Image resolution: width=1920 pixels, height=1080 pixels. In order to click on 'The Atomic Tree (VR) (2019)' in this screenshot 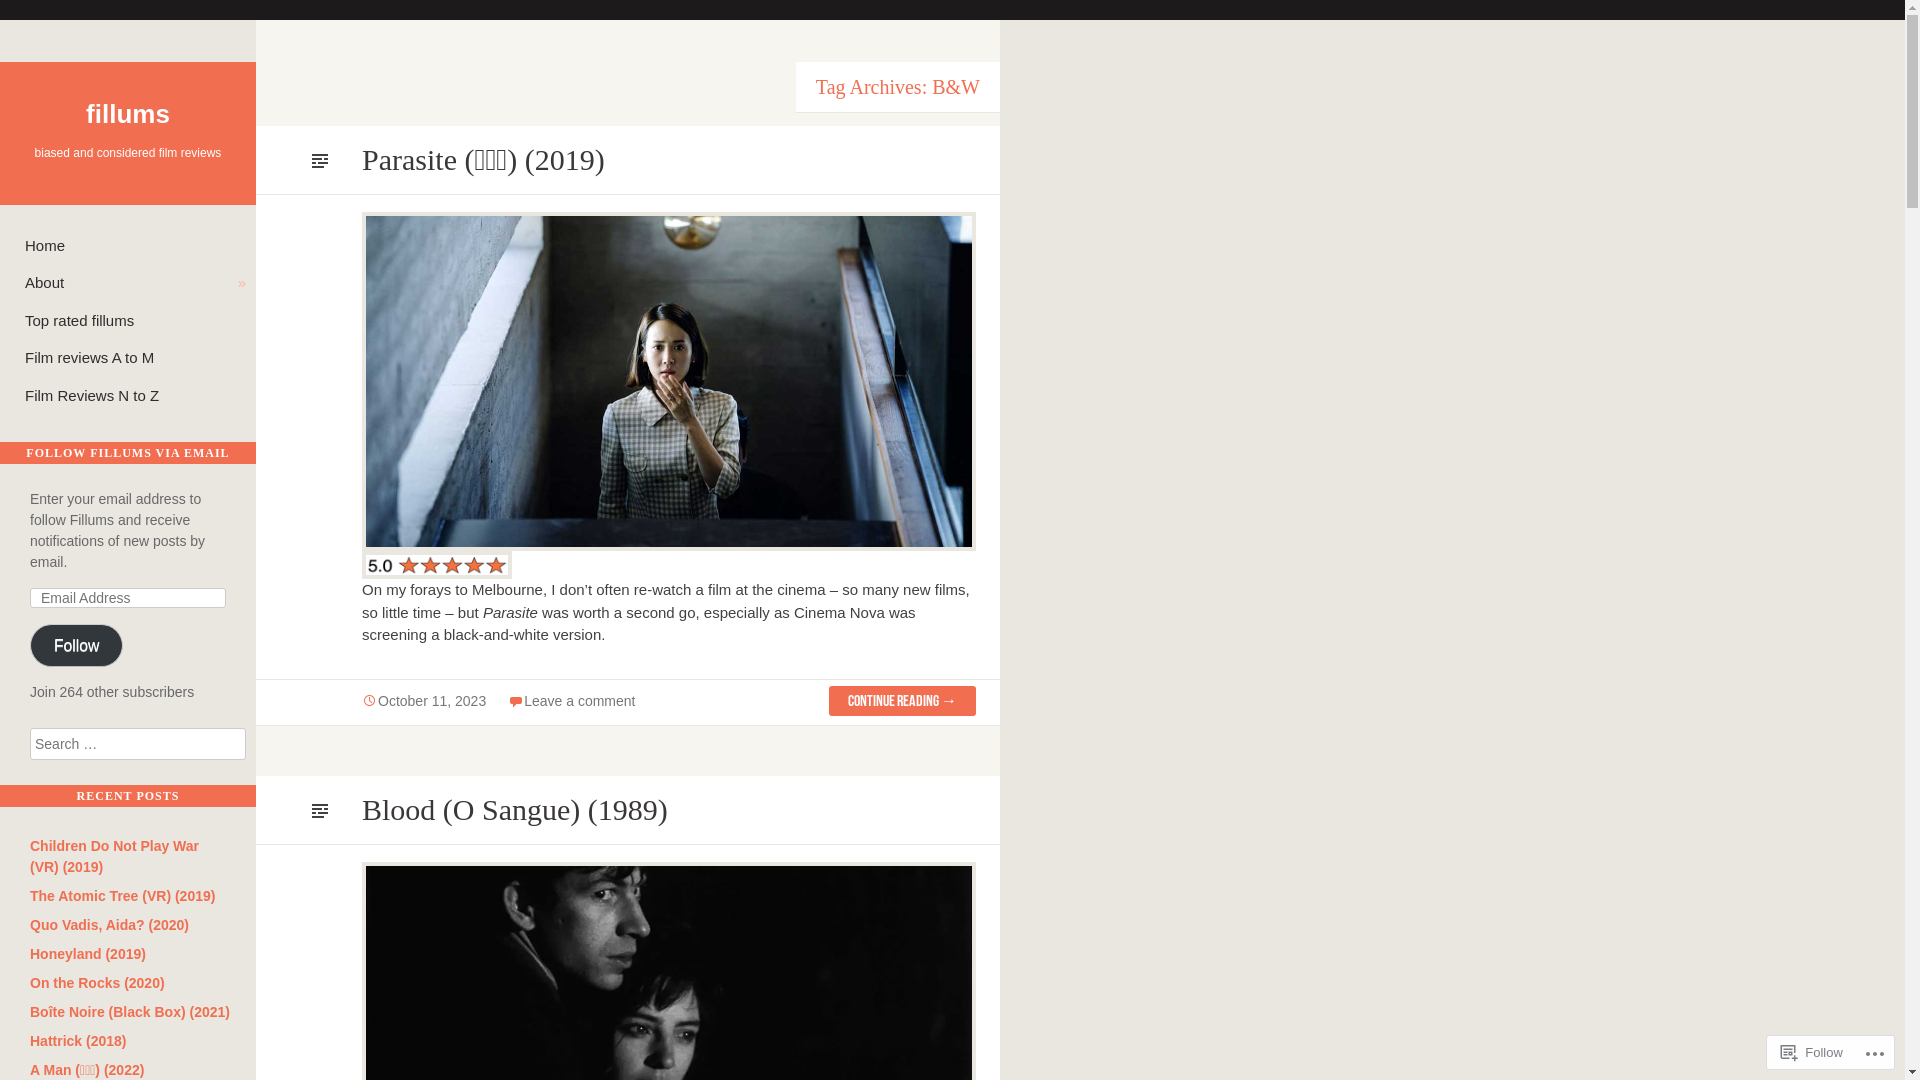, I will do `click(29, 894)`.